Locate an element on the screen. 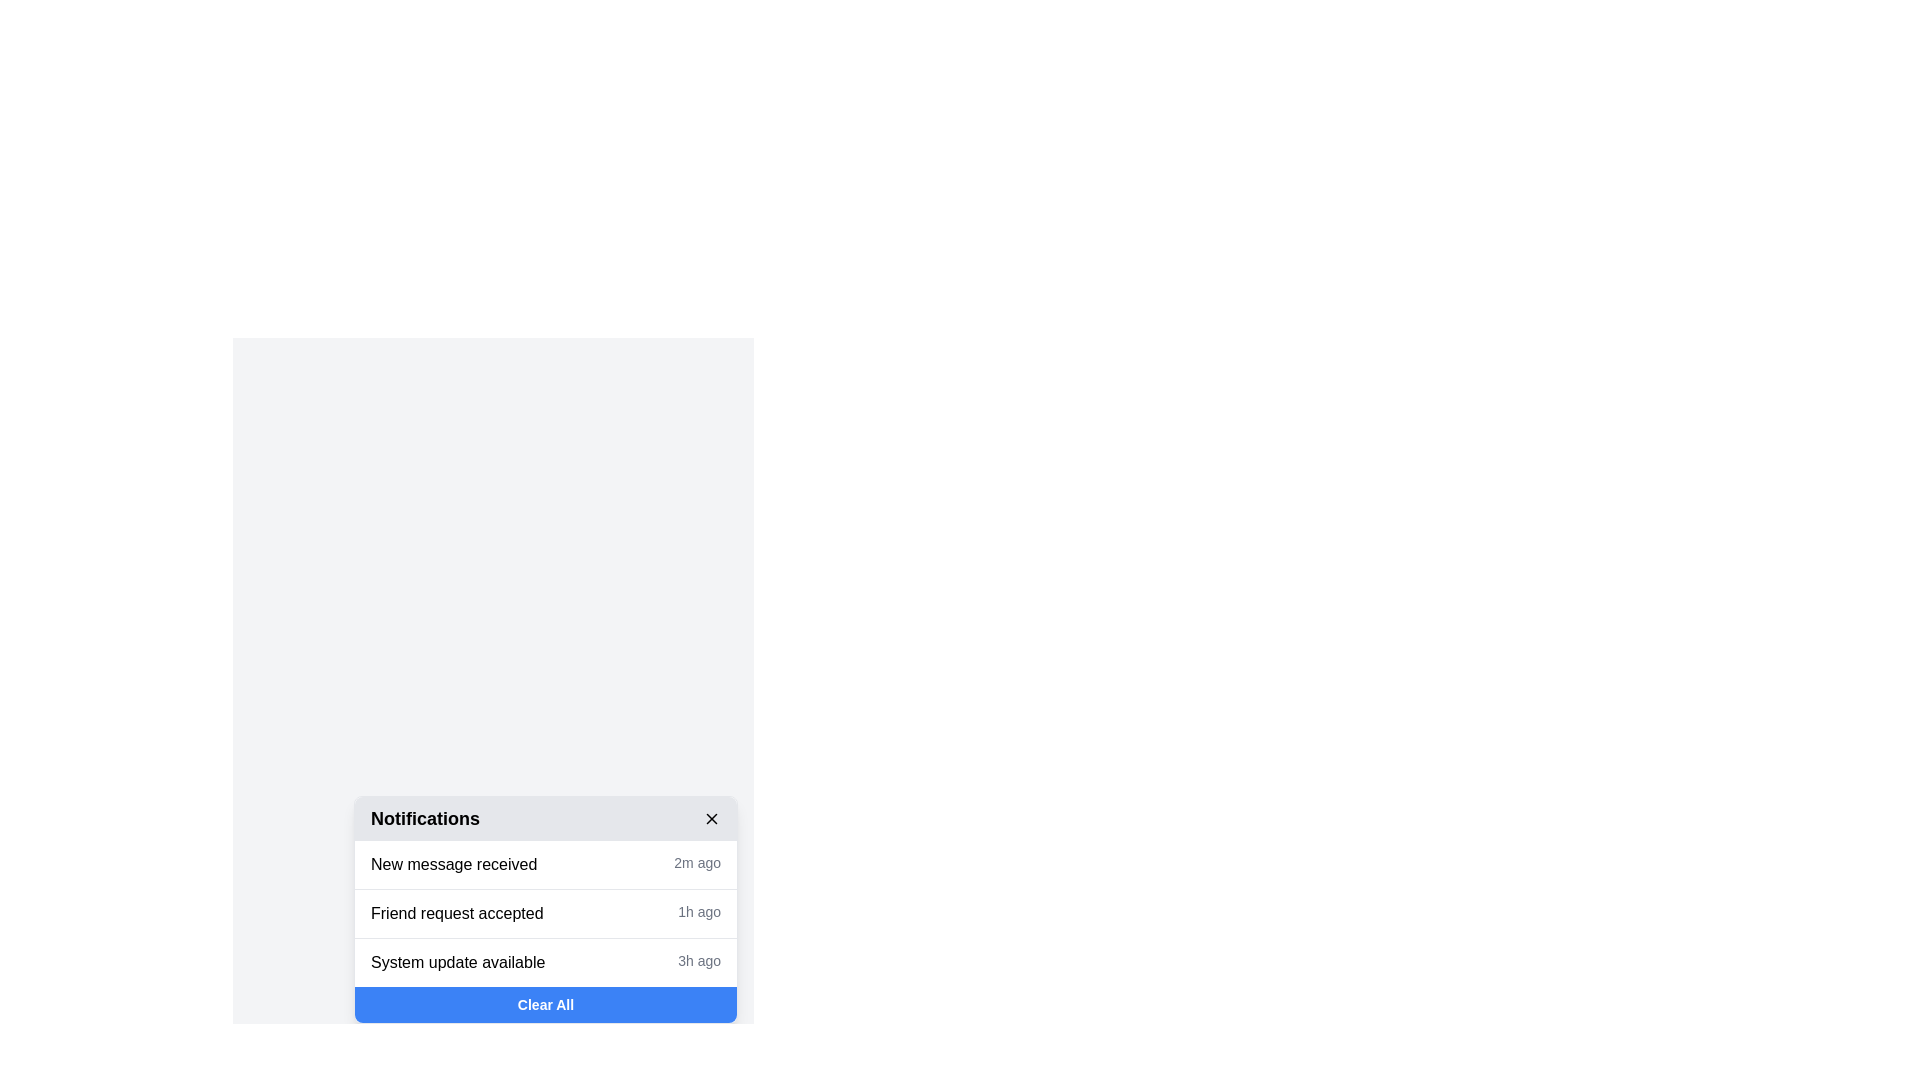  the notification list item indicating a friend request acceptance, which is the second item in the list is located at coordinates (546, 914).